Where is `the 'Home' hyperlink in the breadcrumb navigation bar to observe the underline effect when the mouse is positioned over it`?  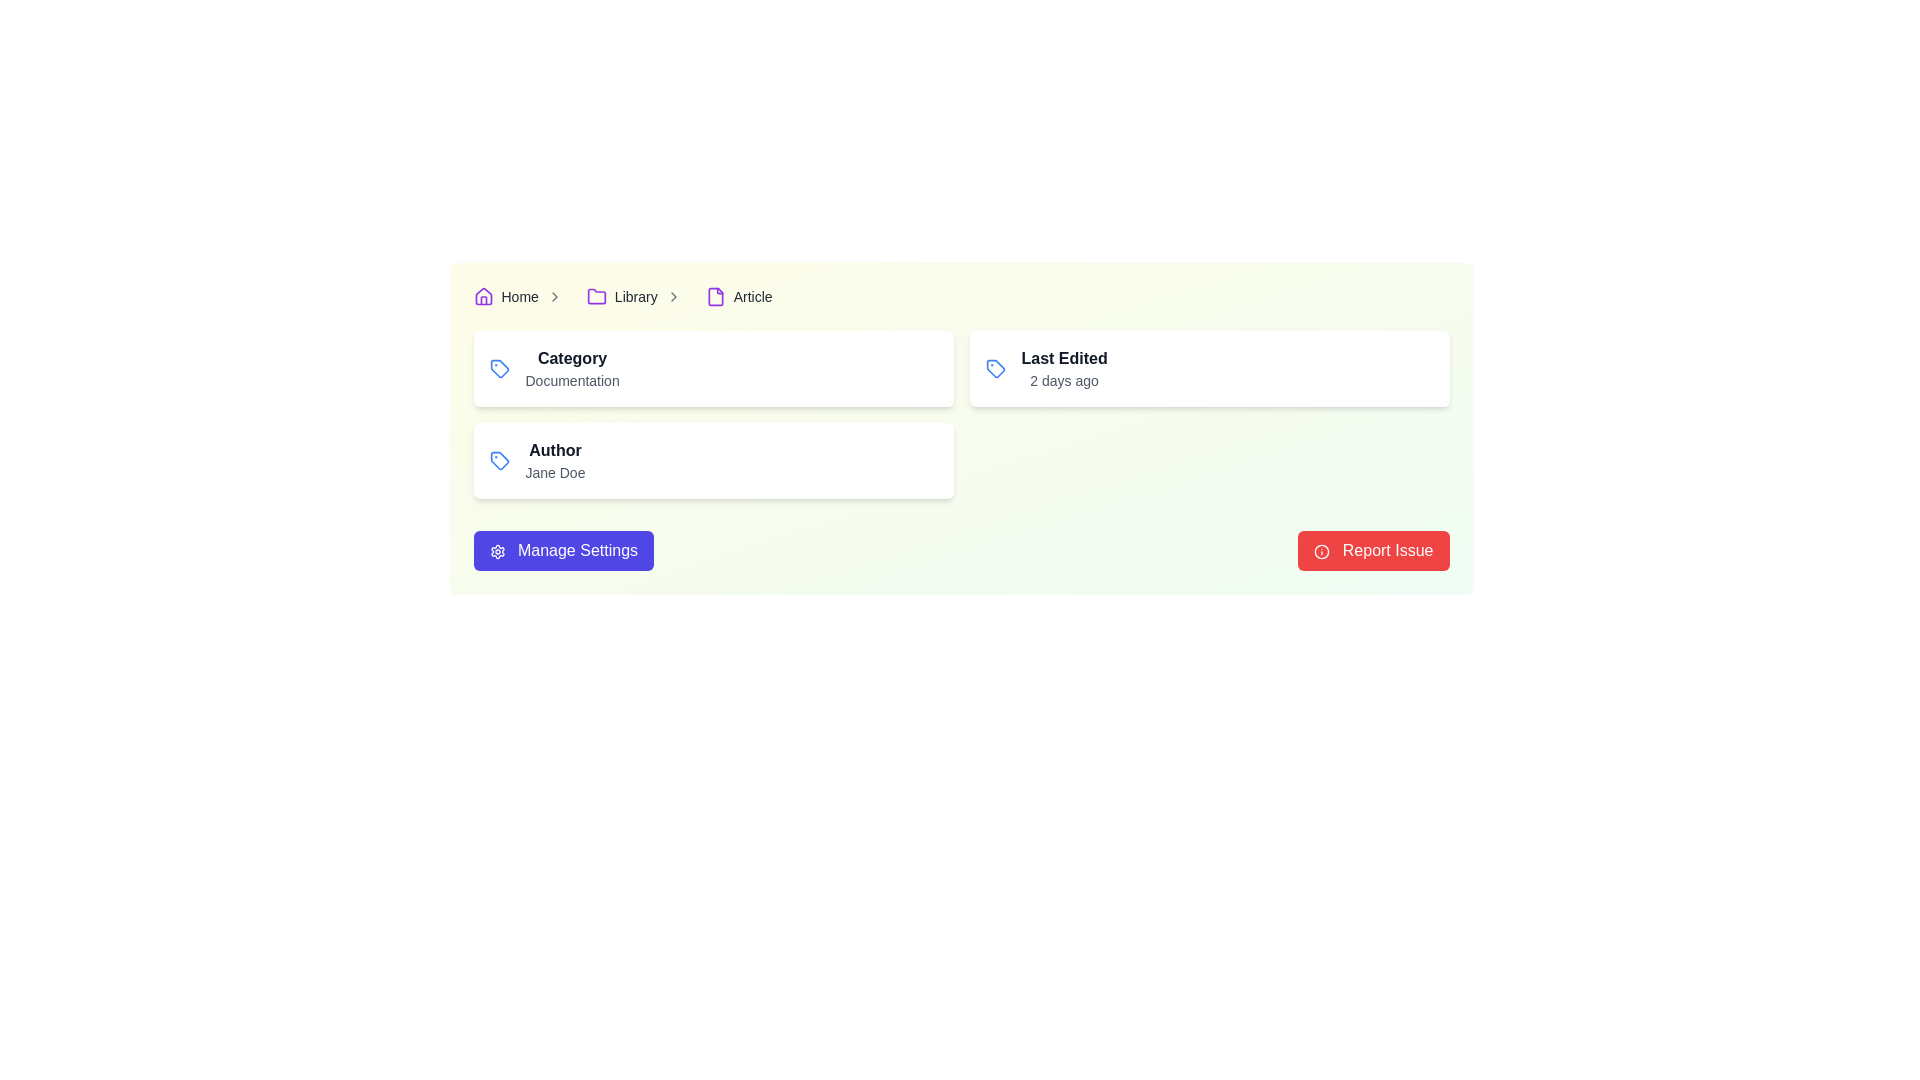 the 'Home' hyperlink in the breadcrumb navigation bar to observe the underline effect when the mouse is positioned over it is located at coordinates (520, 297).